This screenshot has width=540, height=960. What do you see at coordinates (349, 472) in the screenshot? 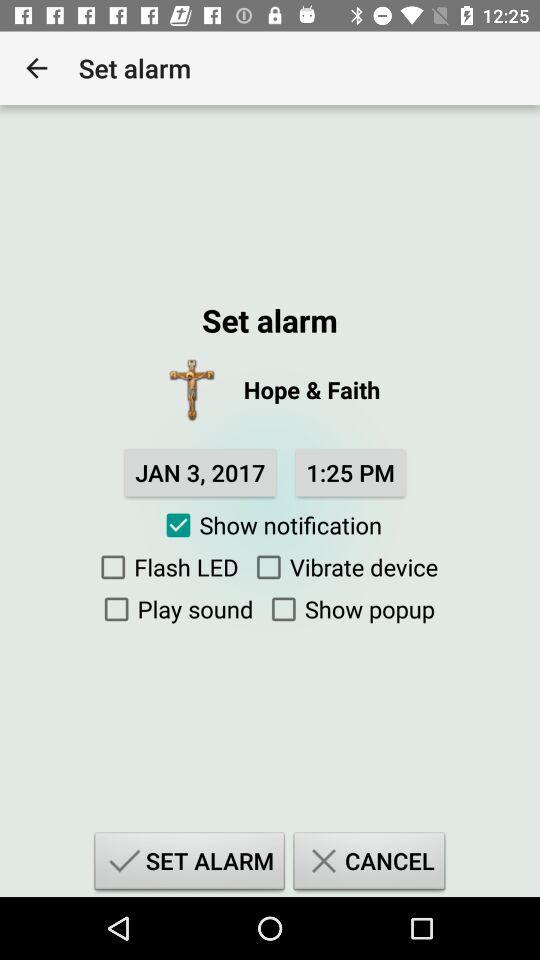
I see `the 1:25 pm item` at bounding box center [349, 472].